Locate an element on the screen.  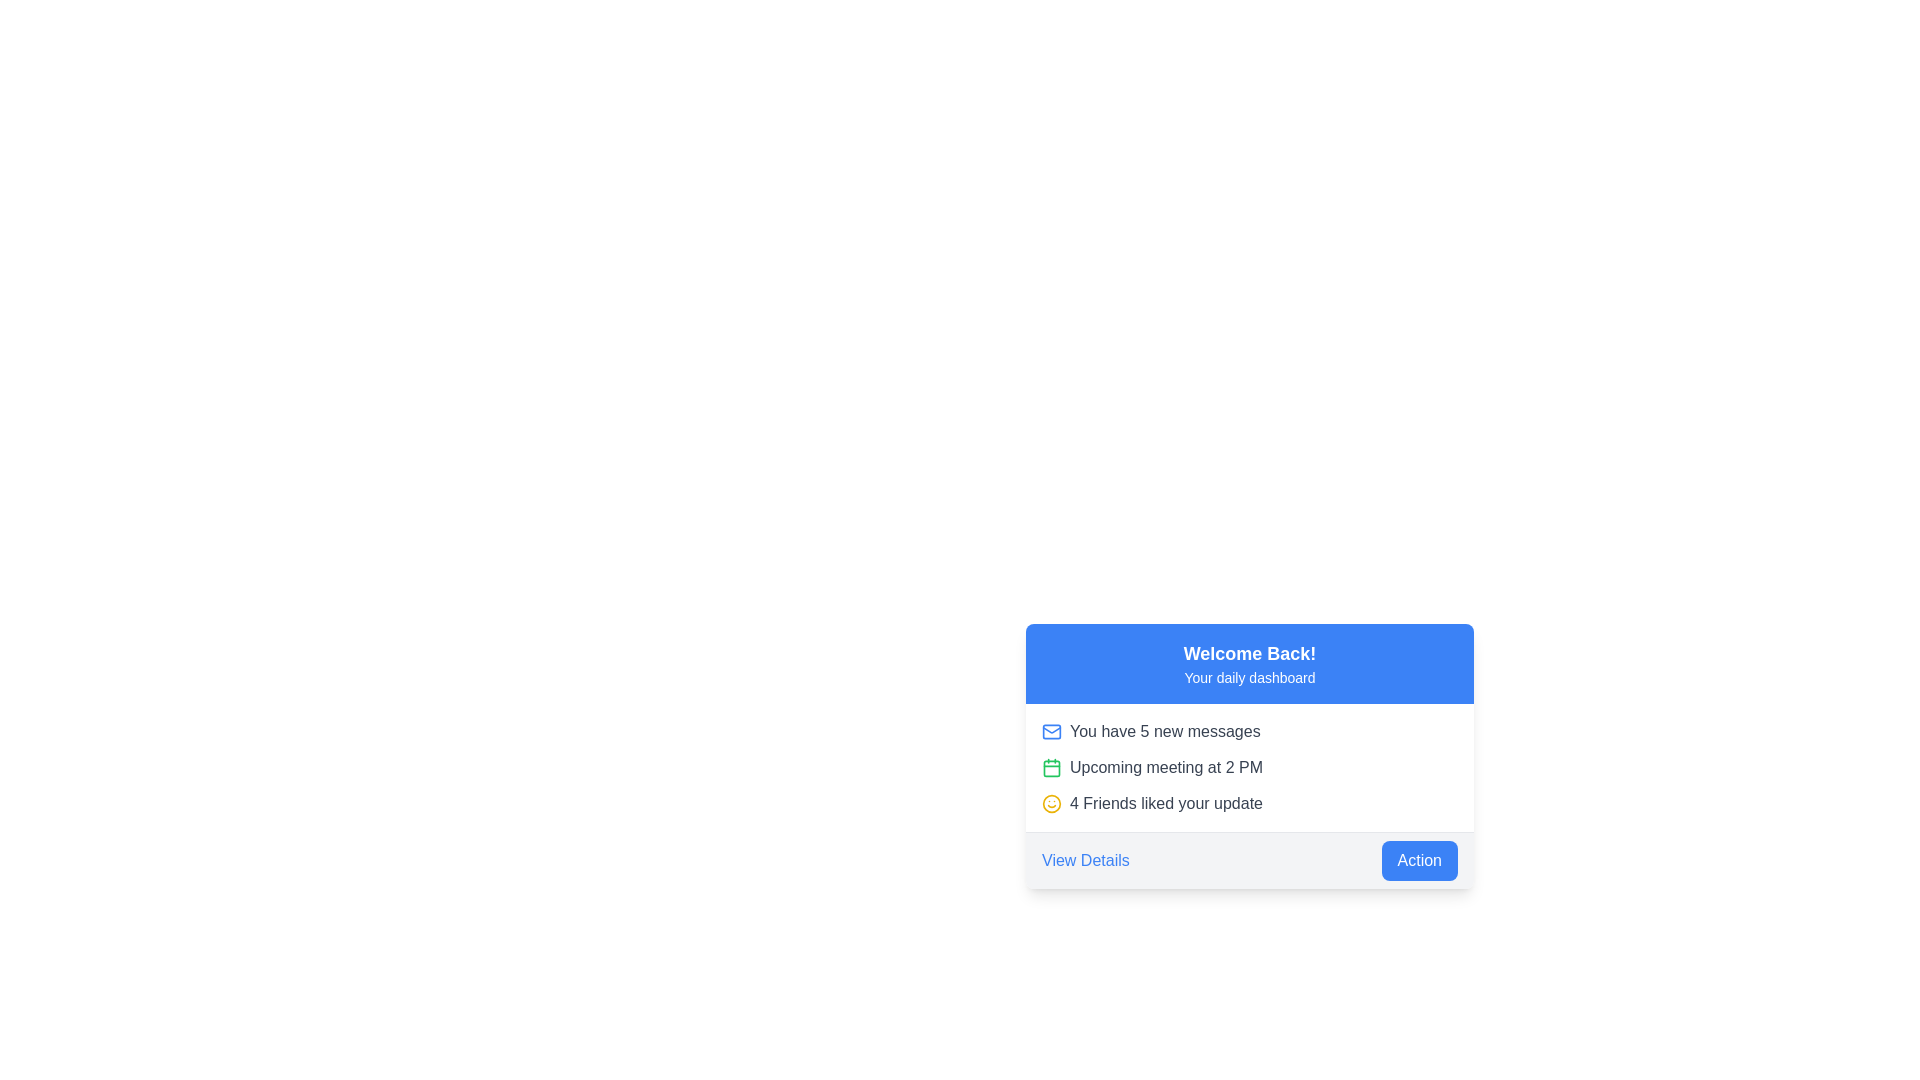
the first notification item in the card section located on the lower right of the interface, which informs users about new messages in their inbox is located at coordinates (1248, 732).